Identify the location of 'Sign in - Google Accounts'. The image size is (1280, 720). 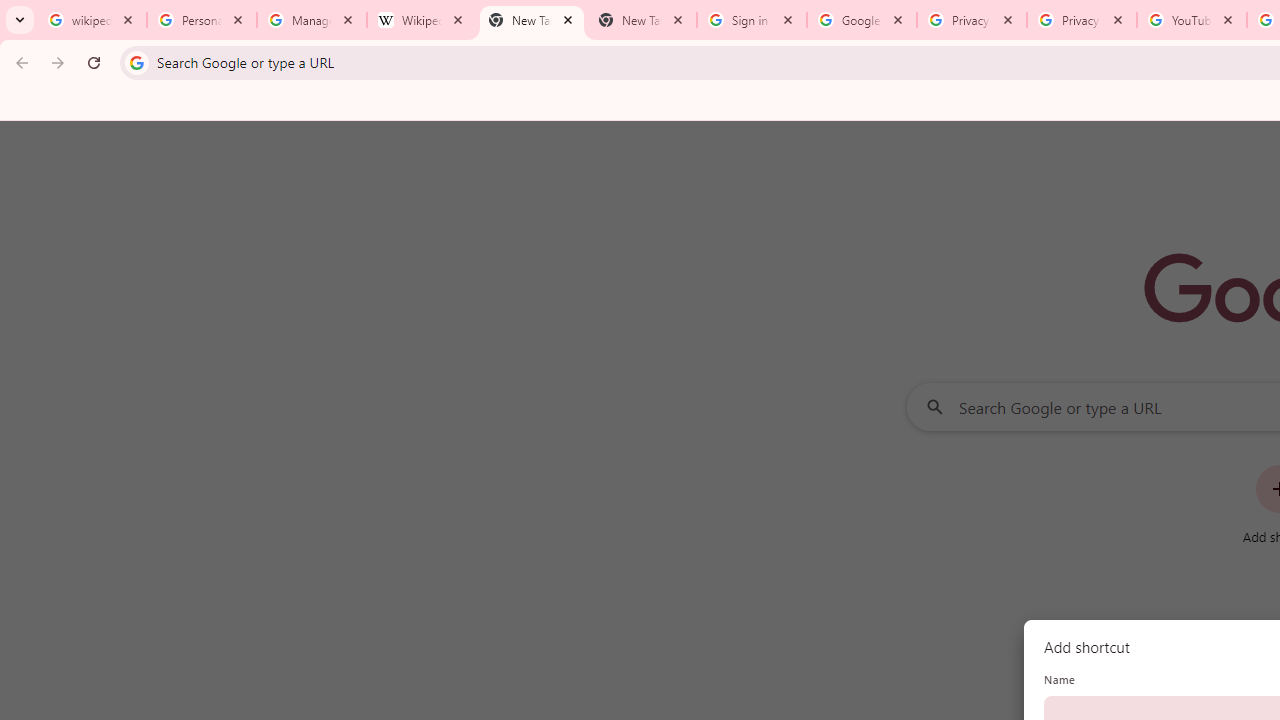
(751, 20).